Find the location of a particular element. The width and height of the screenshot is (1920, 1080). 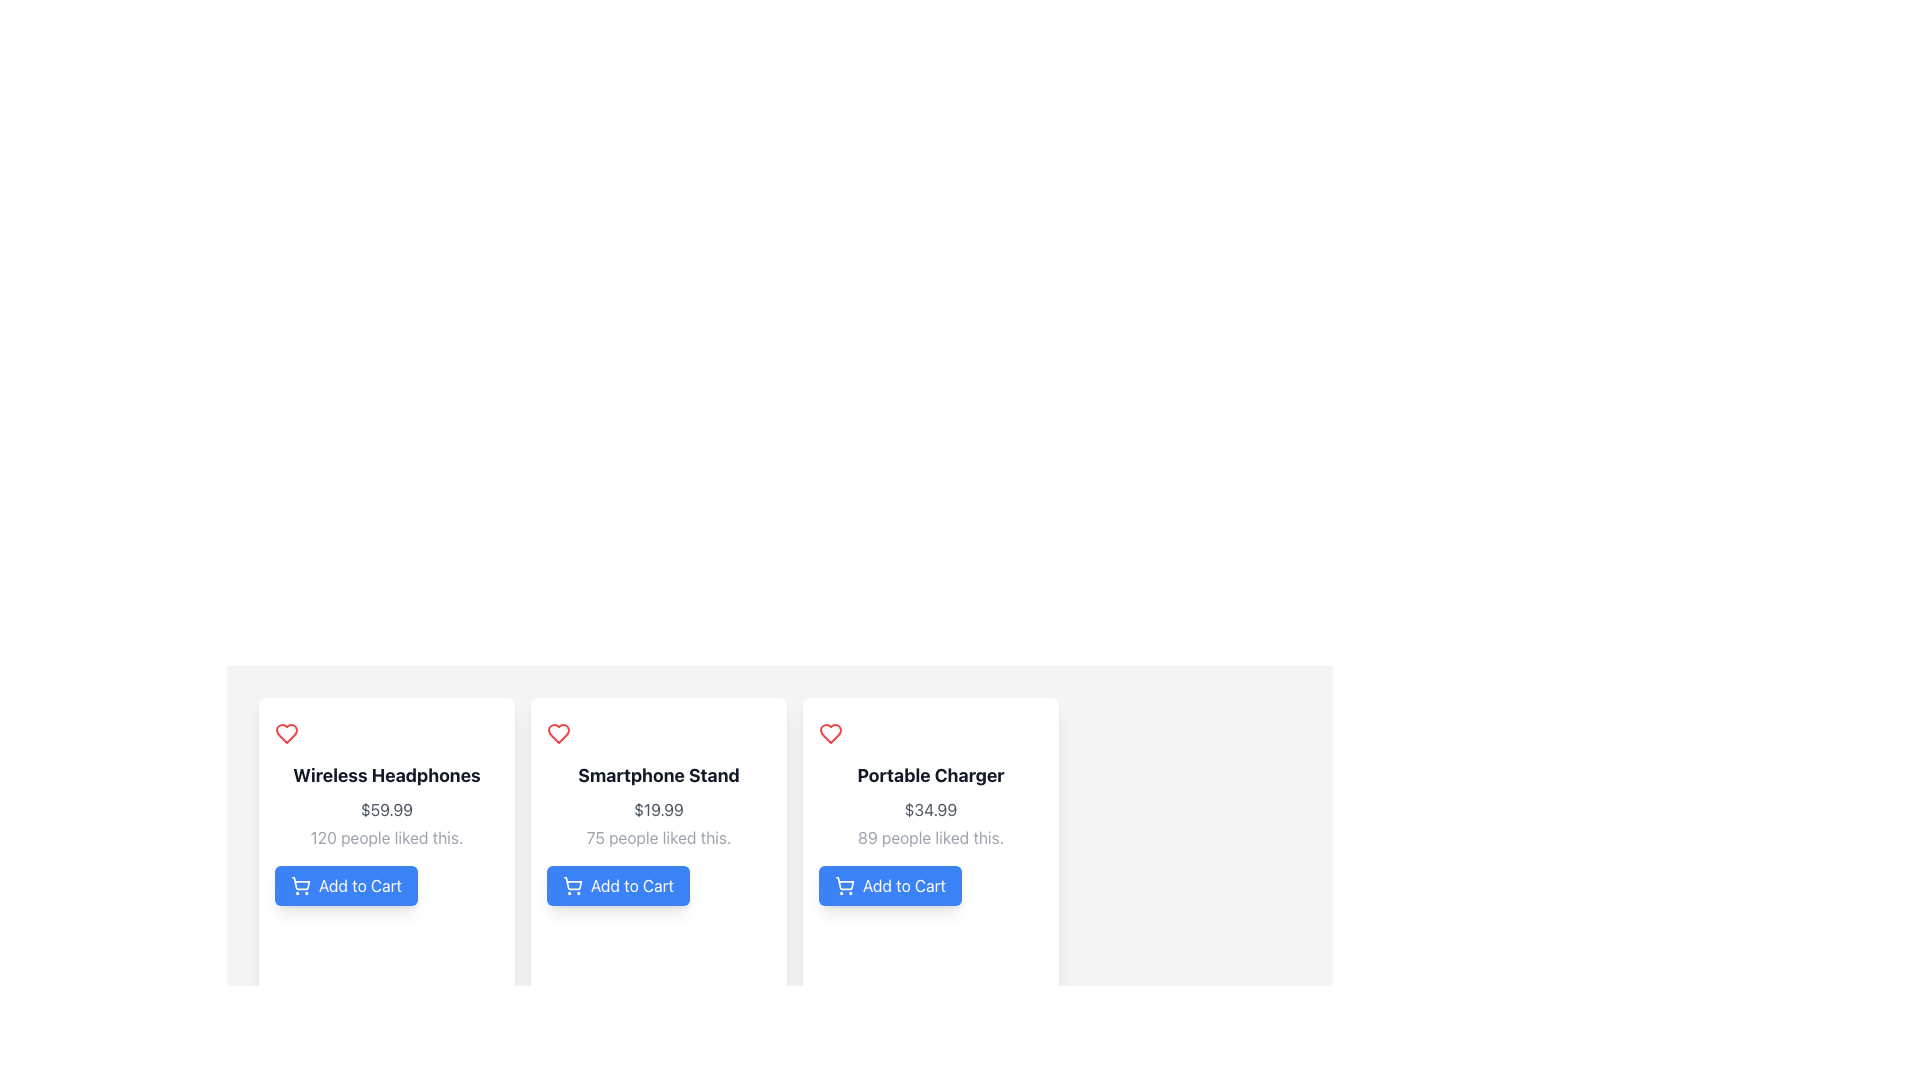

the Static Text Label displaying the price '$34.99', which is located in the card section under the title 'Portable Charger' is located at coordinates (930, 810).